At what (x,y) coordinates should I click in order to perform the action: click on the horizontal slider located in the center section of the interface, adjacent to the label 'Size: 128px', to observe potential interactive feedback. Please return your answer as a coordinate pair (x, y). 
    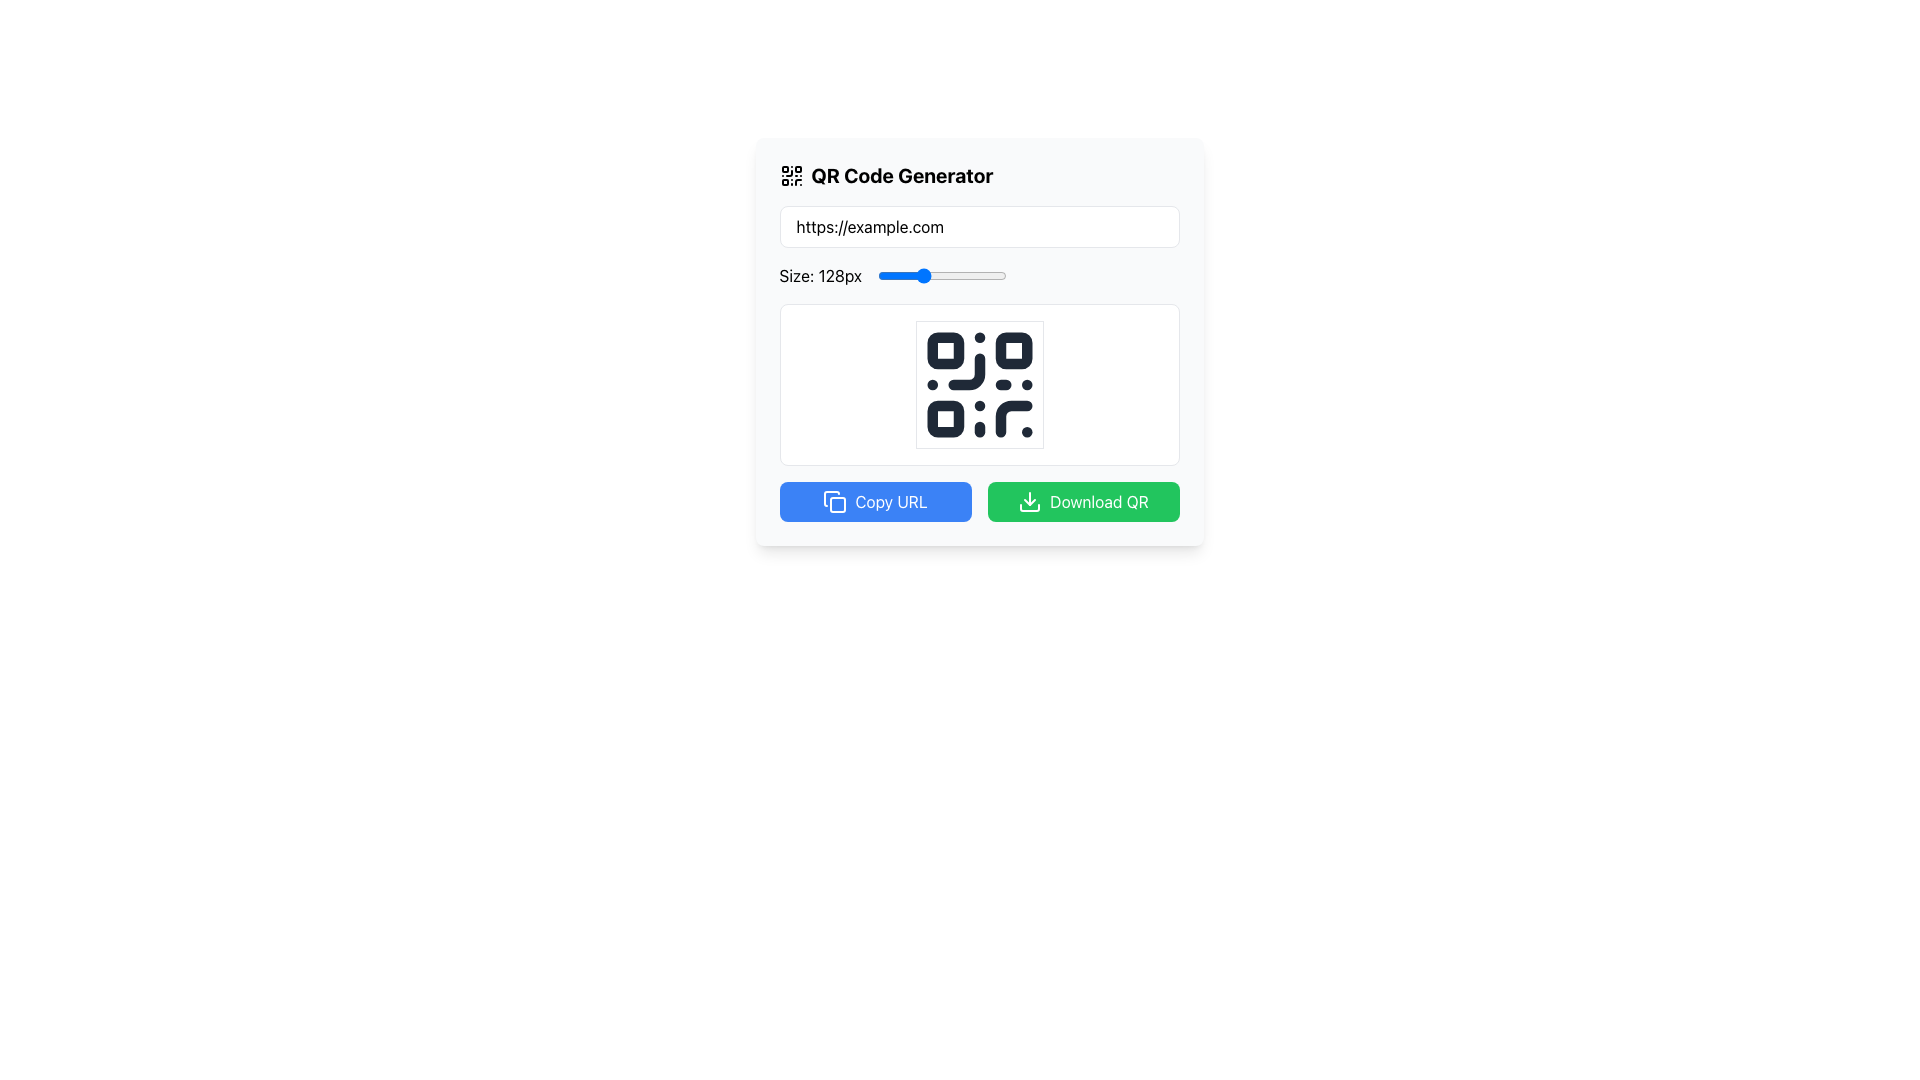
    Looking at the image, I should click on (892, 276).